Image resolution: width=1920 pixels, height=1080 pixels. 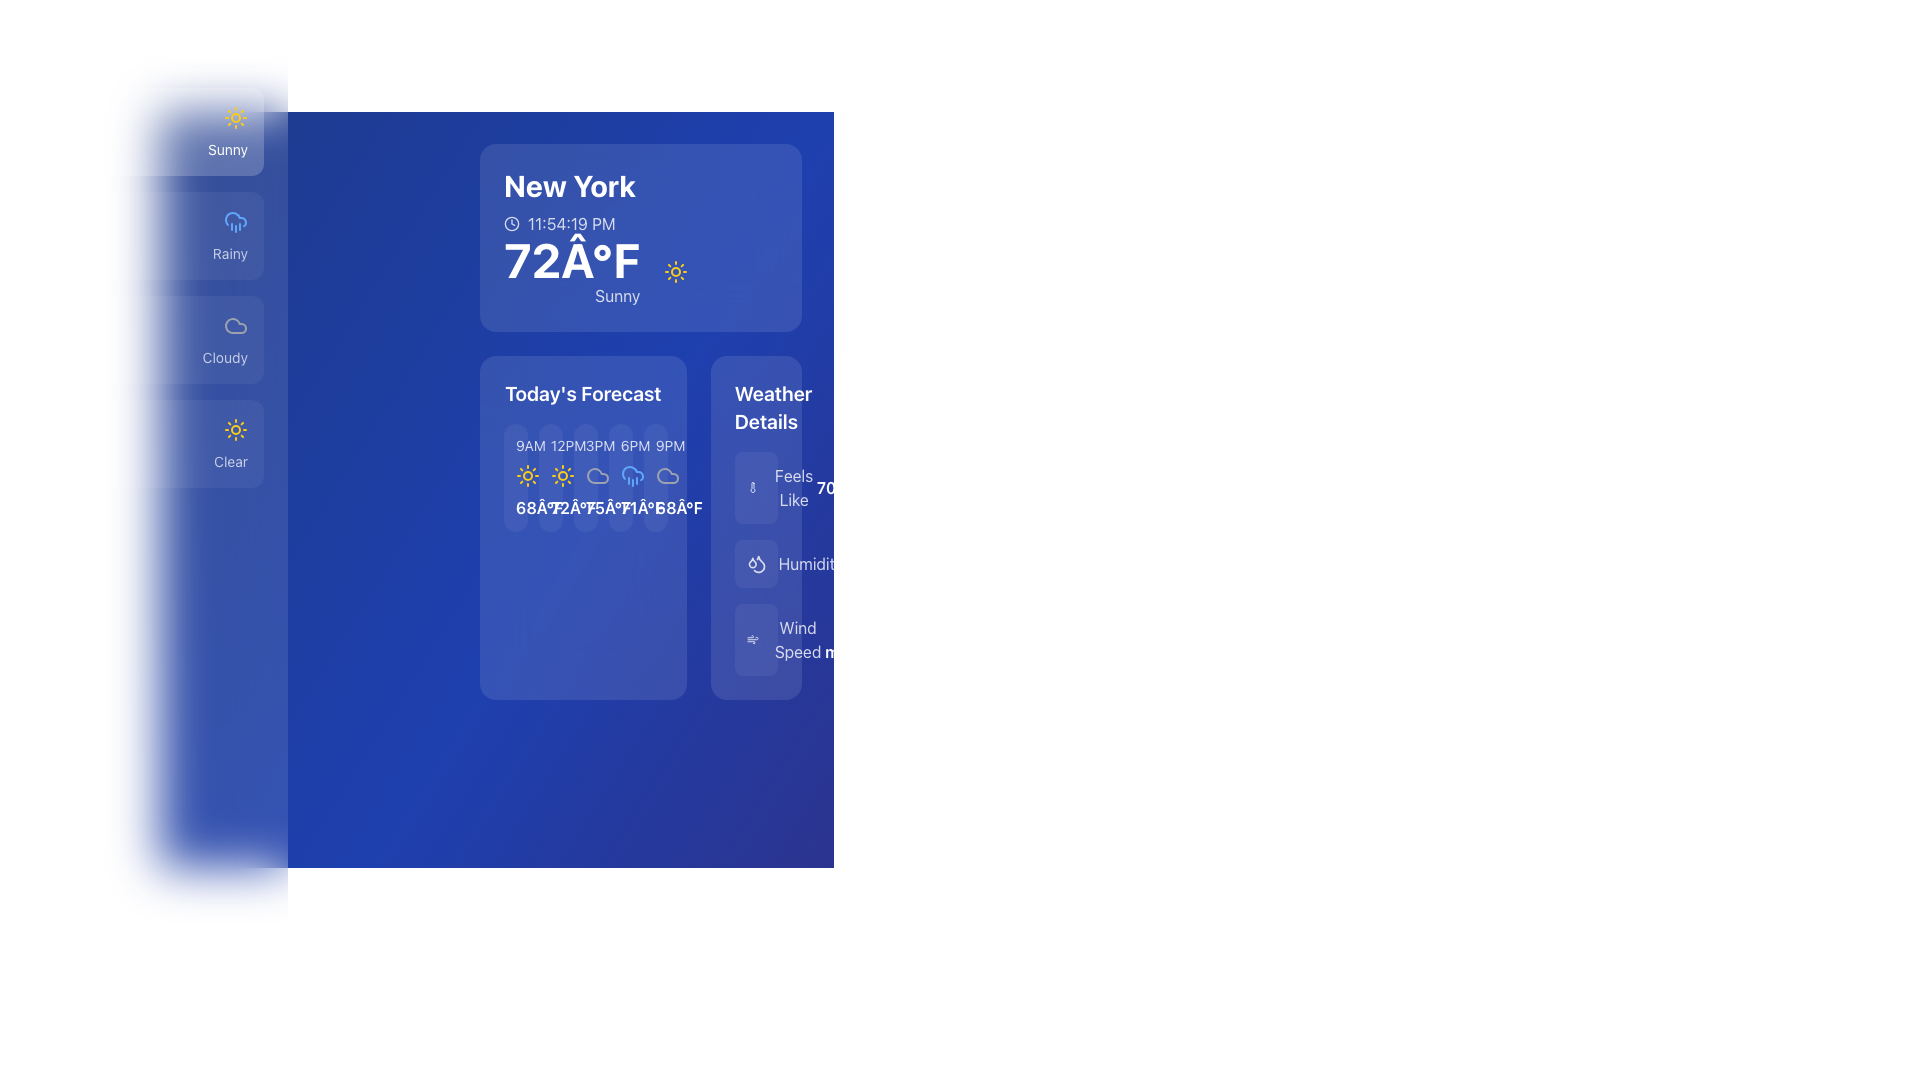 I want to click on text displayed in the current time format 'HH:MM:SS AM/PM' located to the immediate right of the clock icon in the 'New York' section, so click(x=570, y=223).